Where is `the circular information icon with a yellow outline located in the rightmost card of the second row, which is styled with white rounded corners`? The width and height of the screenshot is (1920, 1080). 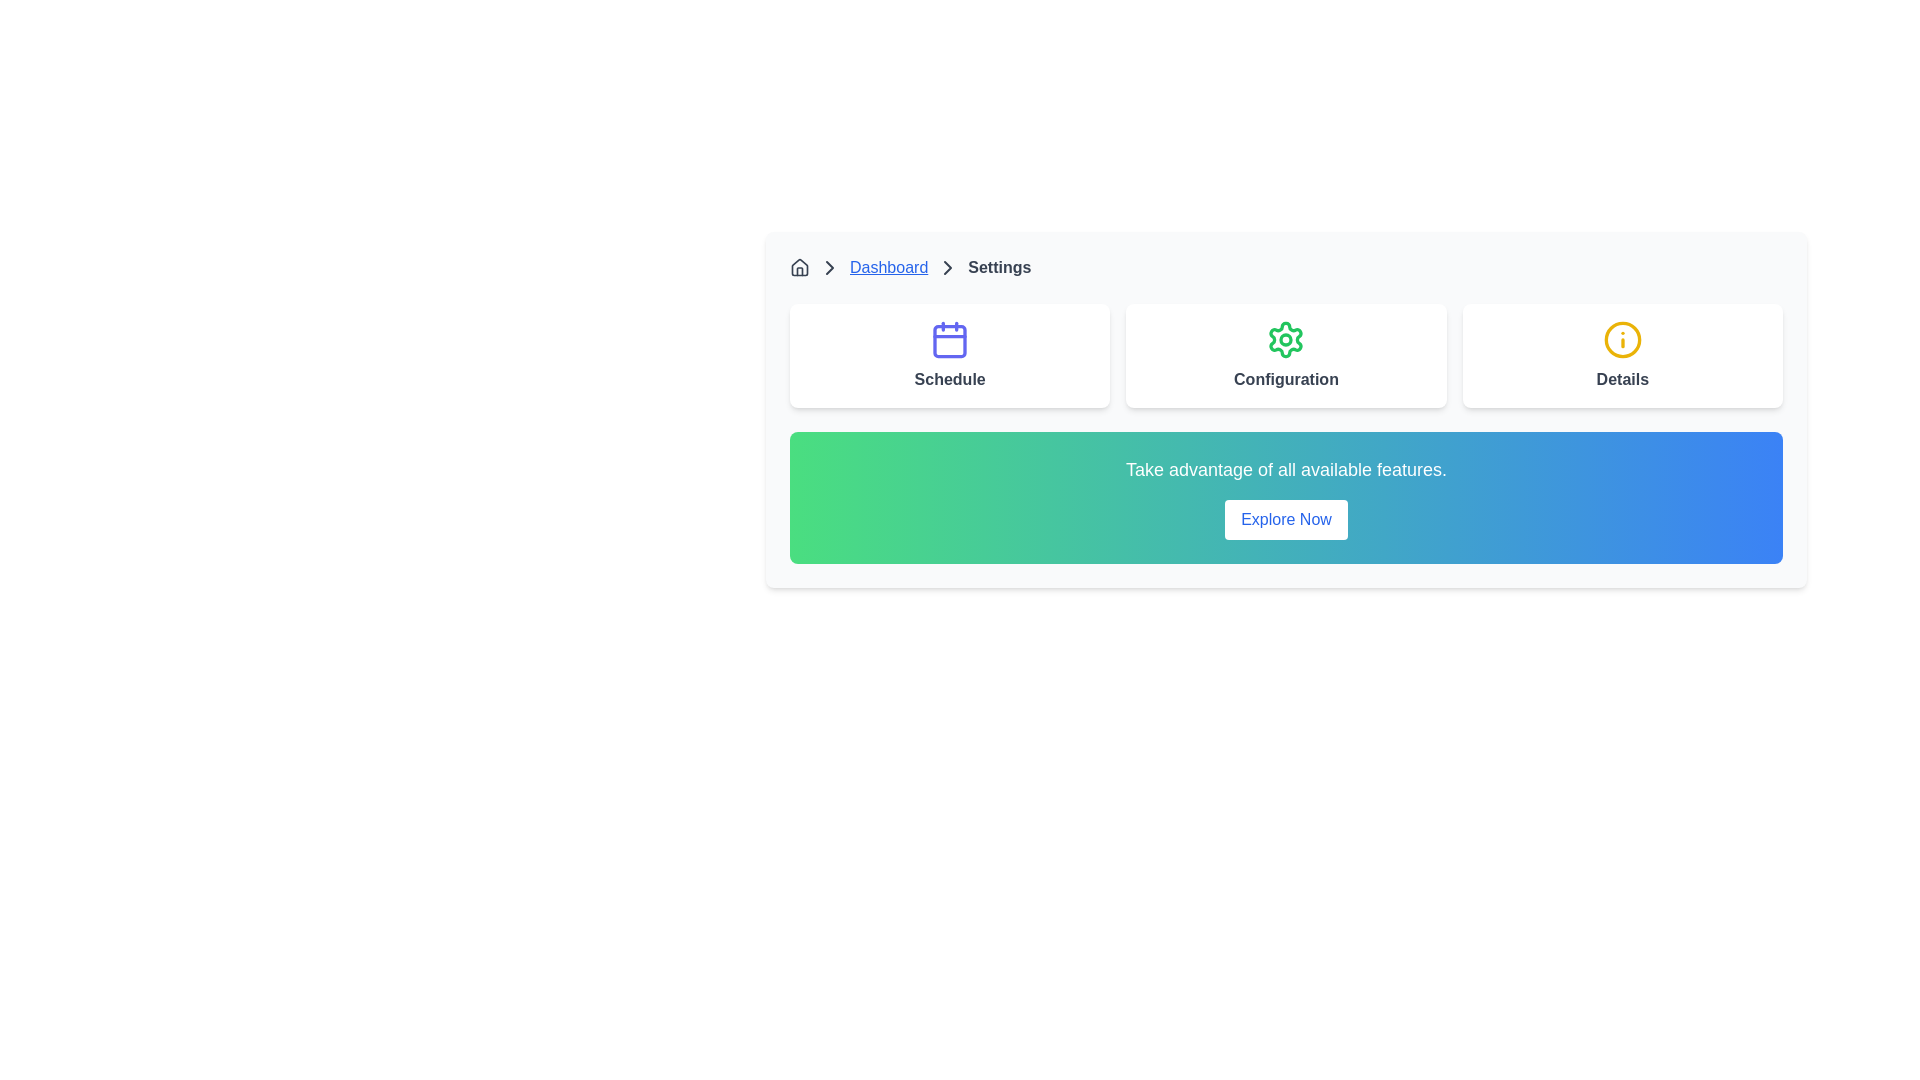
the circular information icon with a yellow outline located in the rightmost card of the second row, which is styled with white rounded corners is located at coordinates (1622, 338).